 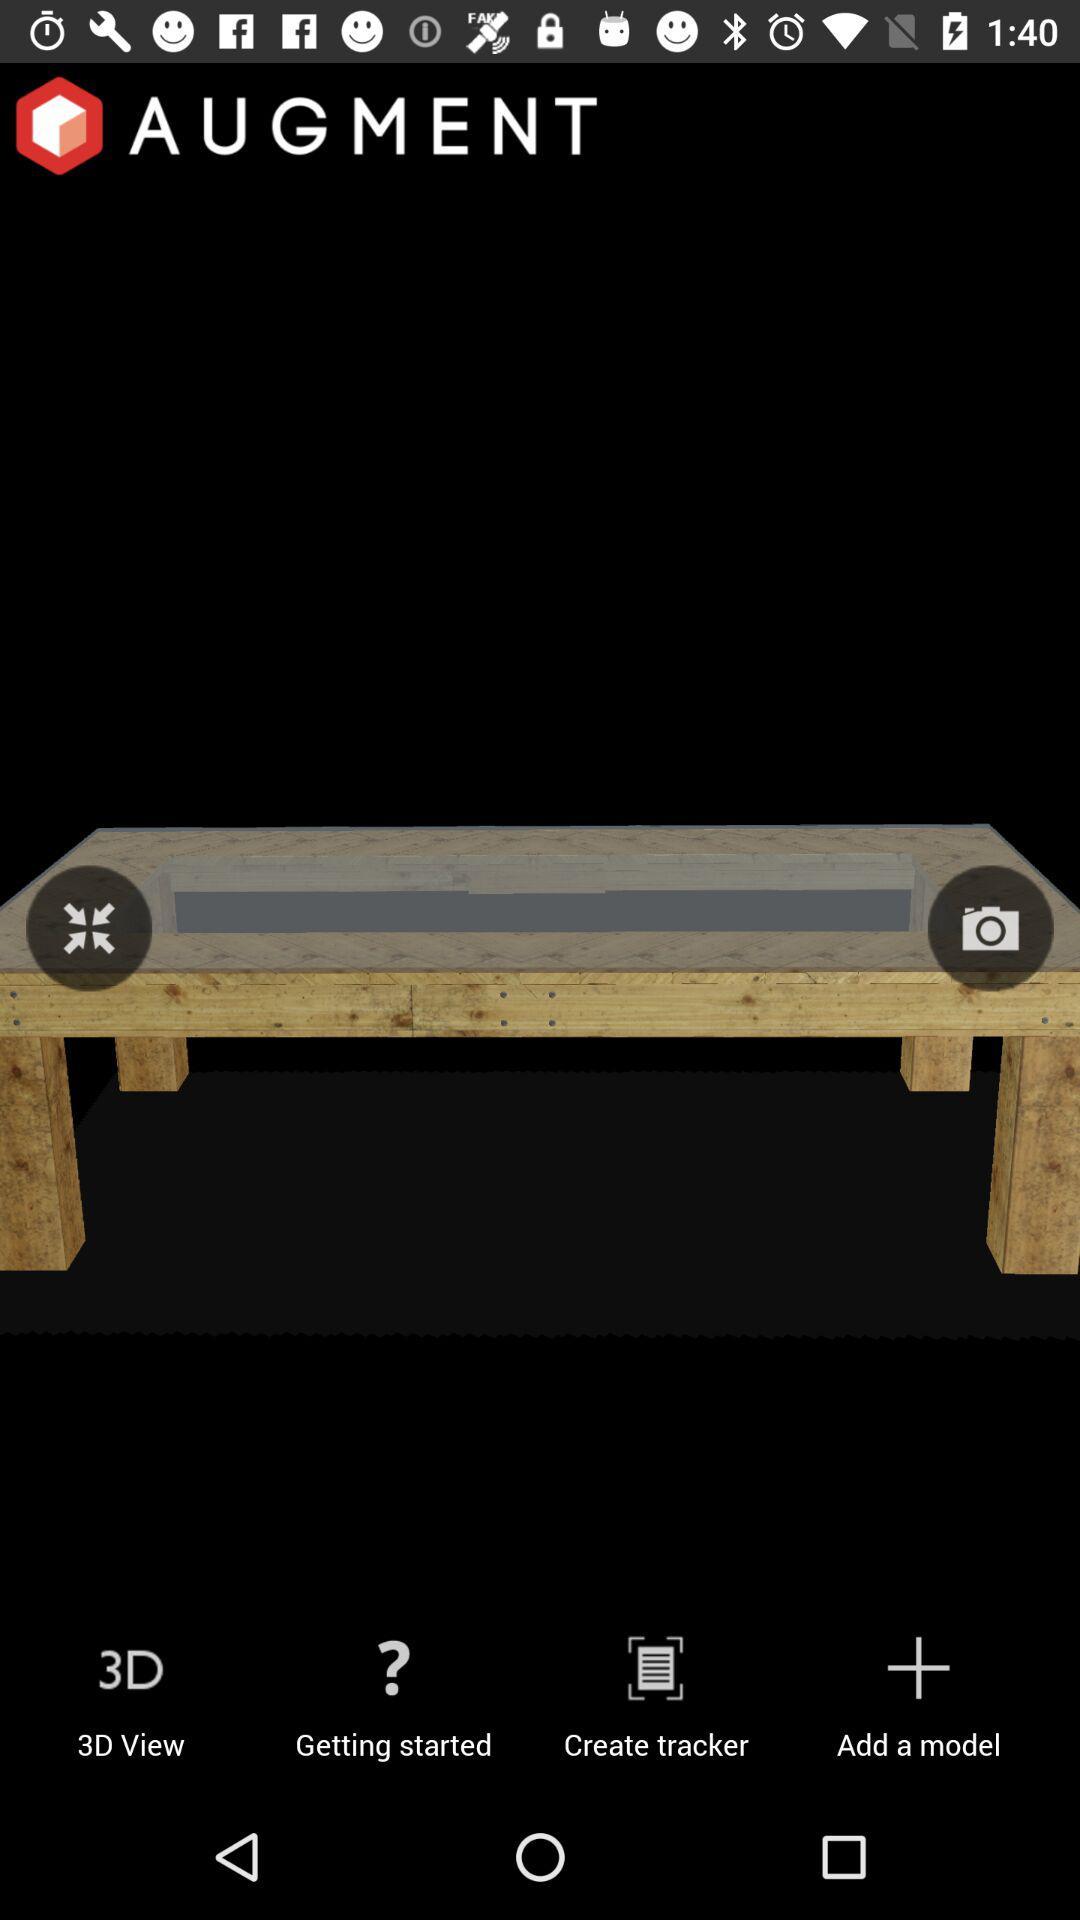 What do you see at coordinates (88, 927) in the screenshot?
I see `the fullscreen icon` at bounding box center [88, 927].